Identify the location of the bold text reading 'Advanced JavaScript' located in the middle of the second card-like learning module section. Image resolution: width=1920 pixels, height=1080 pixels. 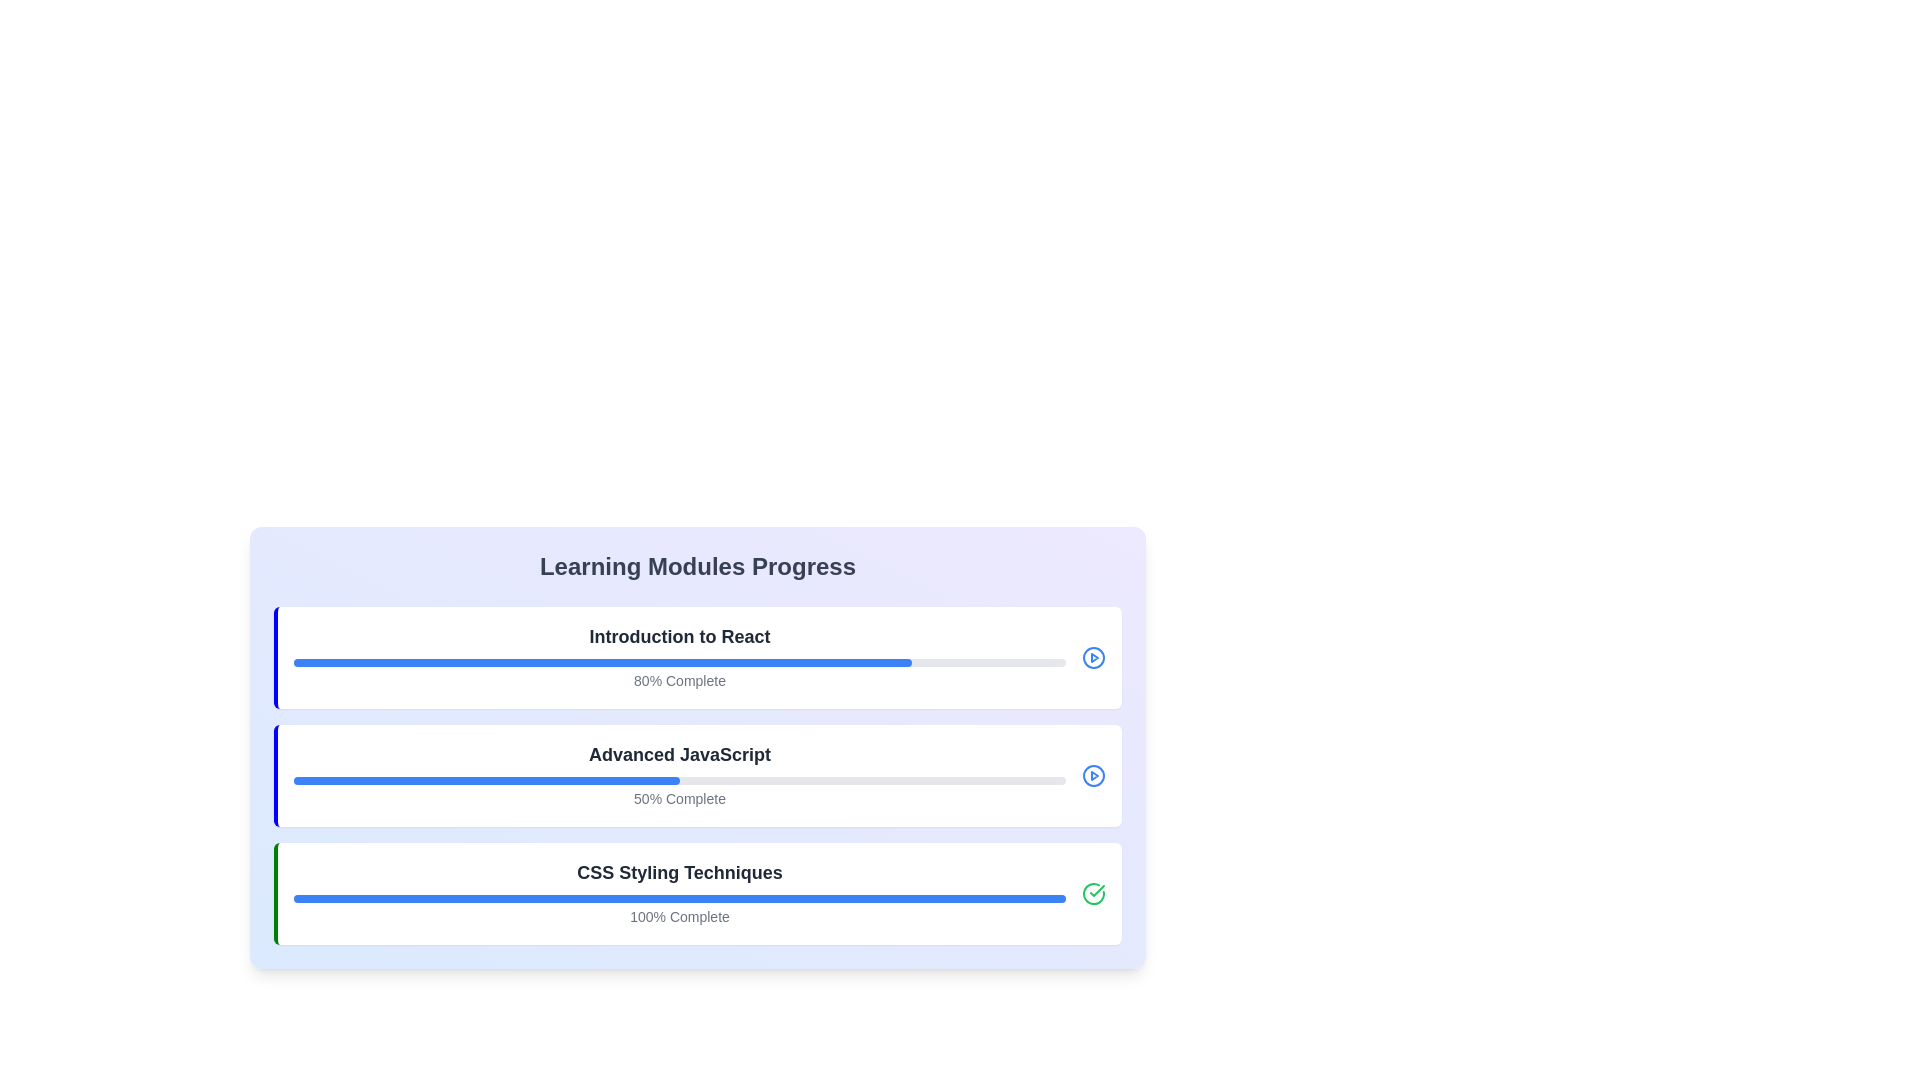
(680, 755).